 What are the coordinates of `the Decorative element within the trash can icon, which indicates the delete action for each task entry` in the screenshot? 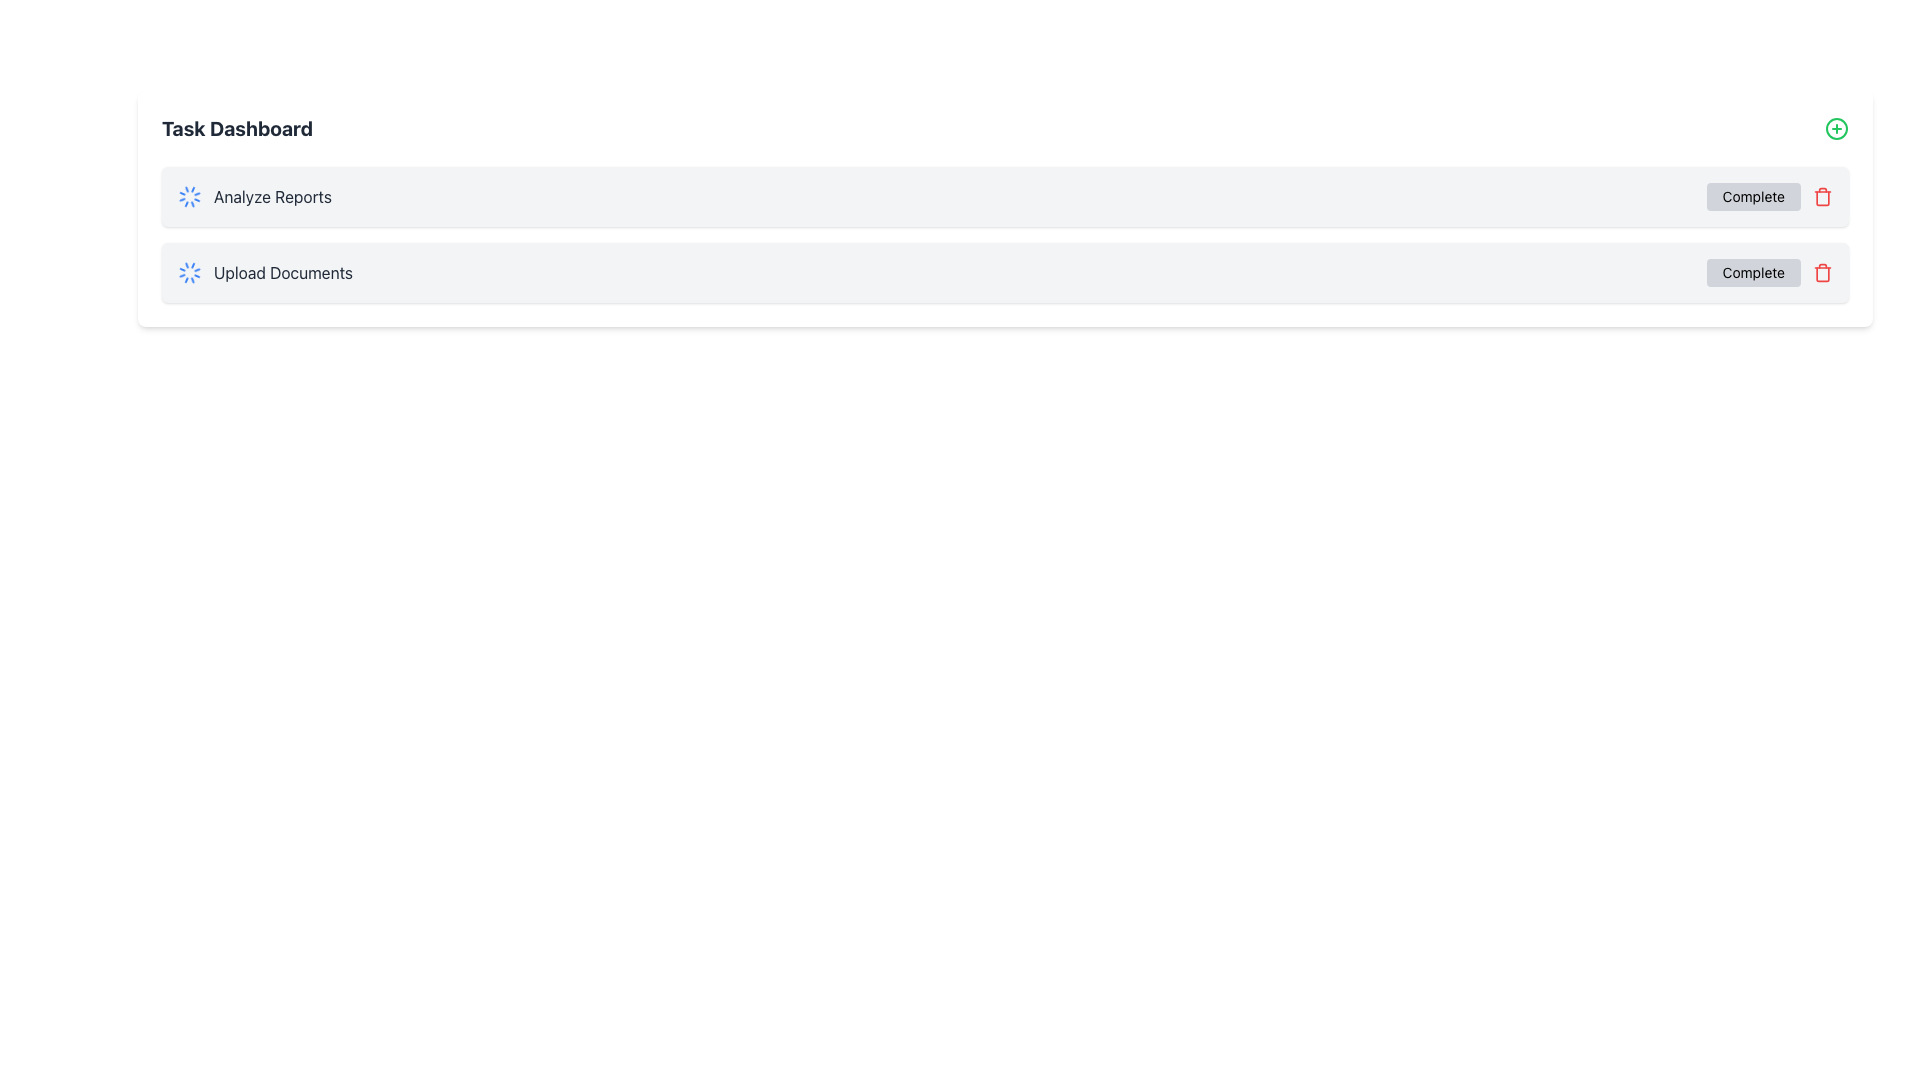 It's located at (1823, 197).